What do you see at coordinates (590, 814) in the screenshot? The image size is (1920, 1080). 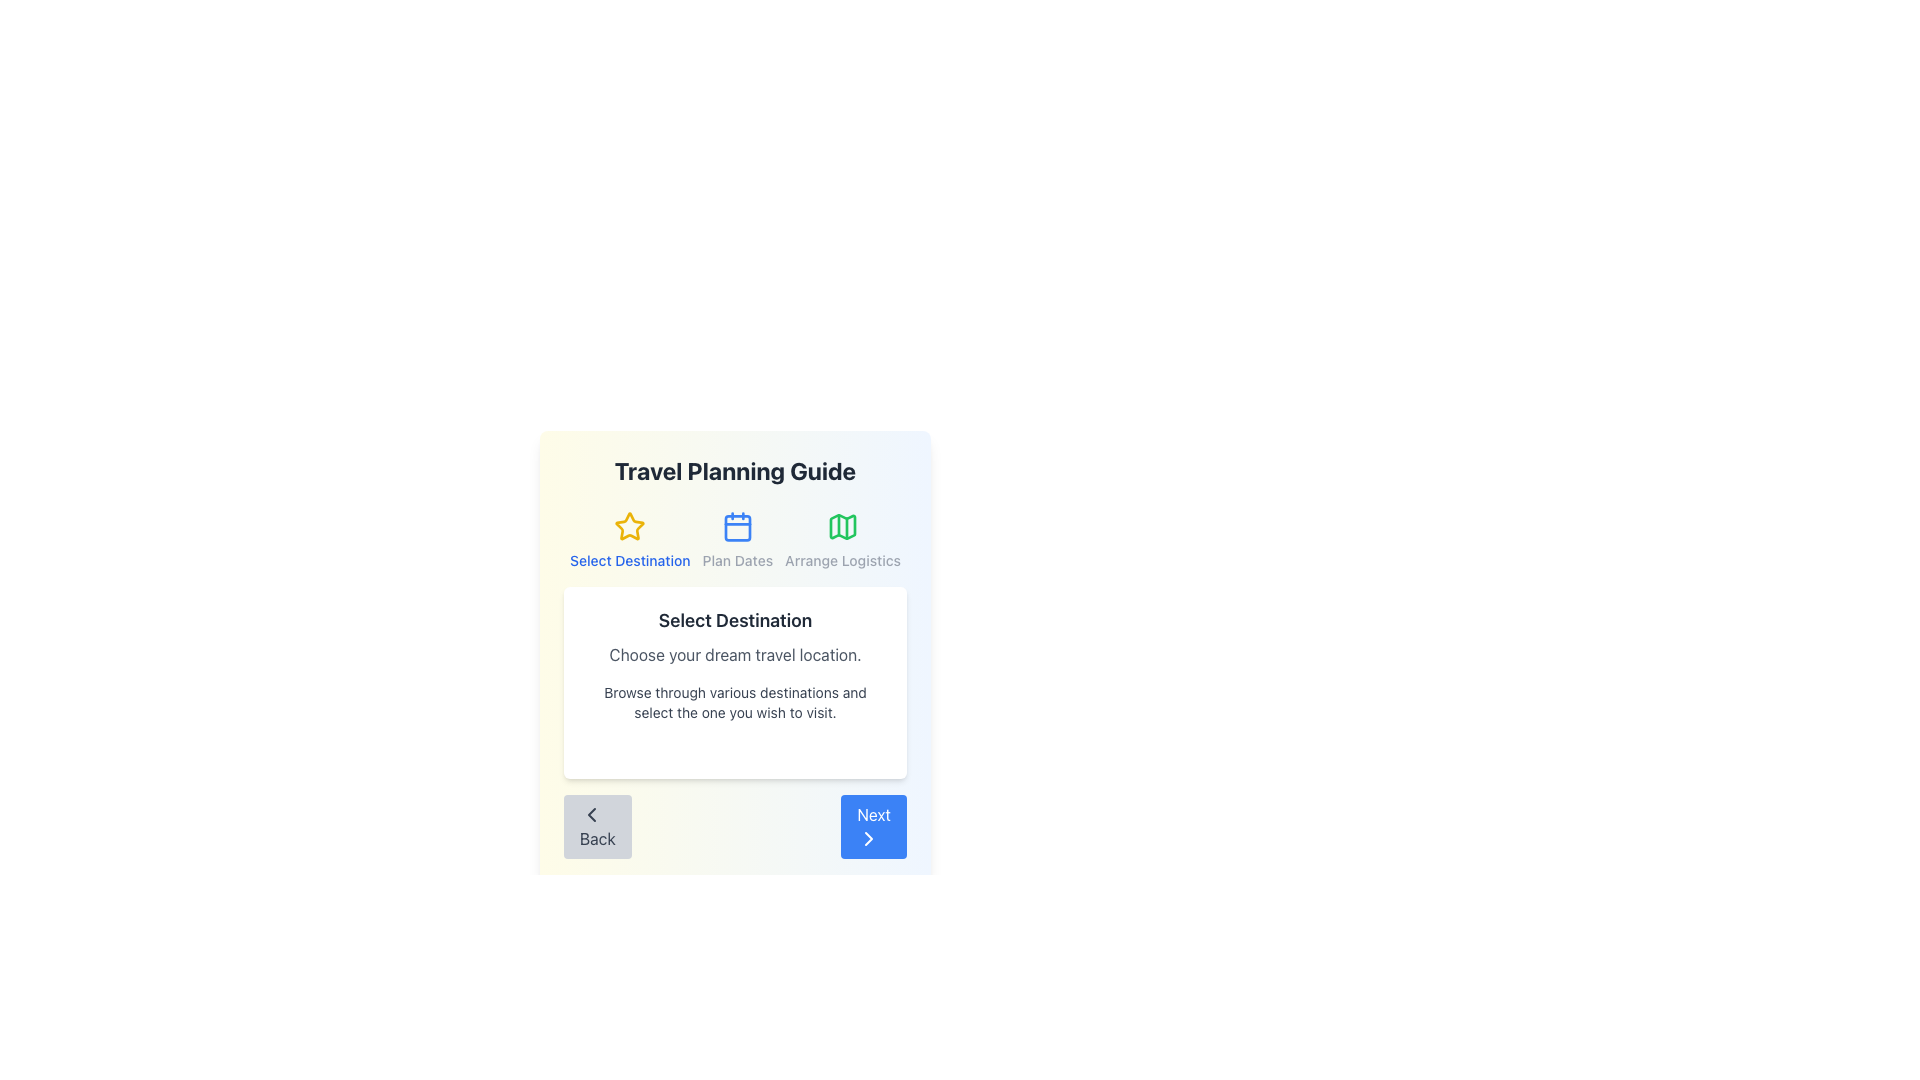 I see `the state change of the Back button's chevron icon, which is located at the bottom-left corner of the interface, adjacent to the 'Back' text` at bounding box center [590, 814].